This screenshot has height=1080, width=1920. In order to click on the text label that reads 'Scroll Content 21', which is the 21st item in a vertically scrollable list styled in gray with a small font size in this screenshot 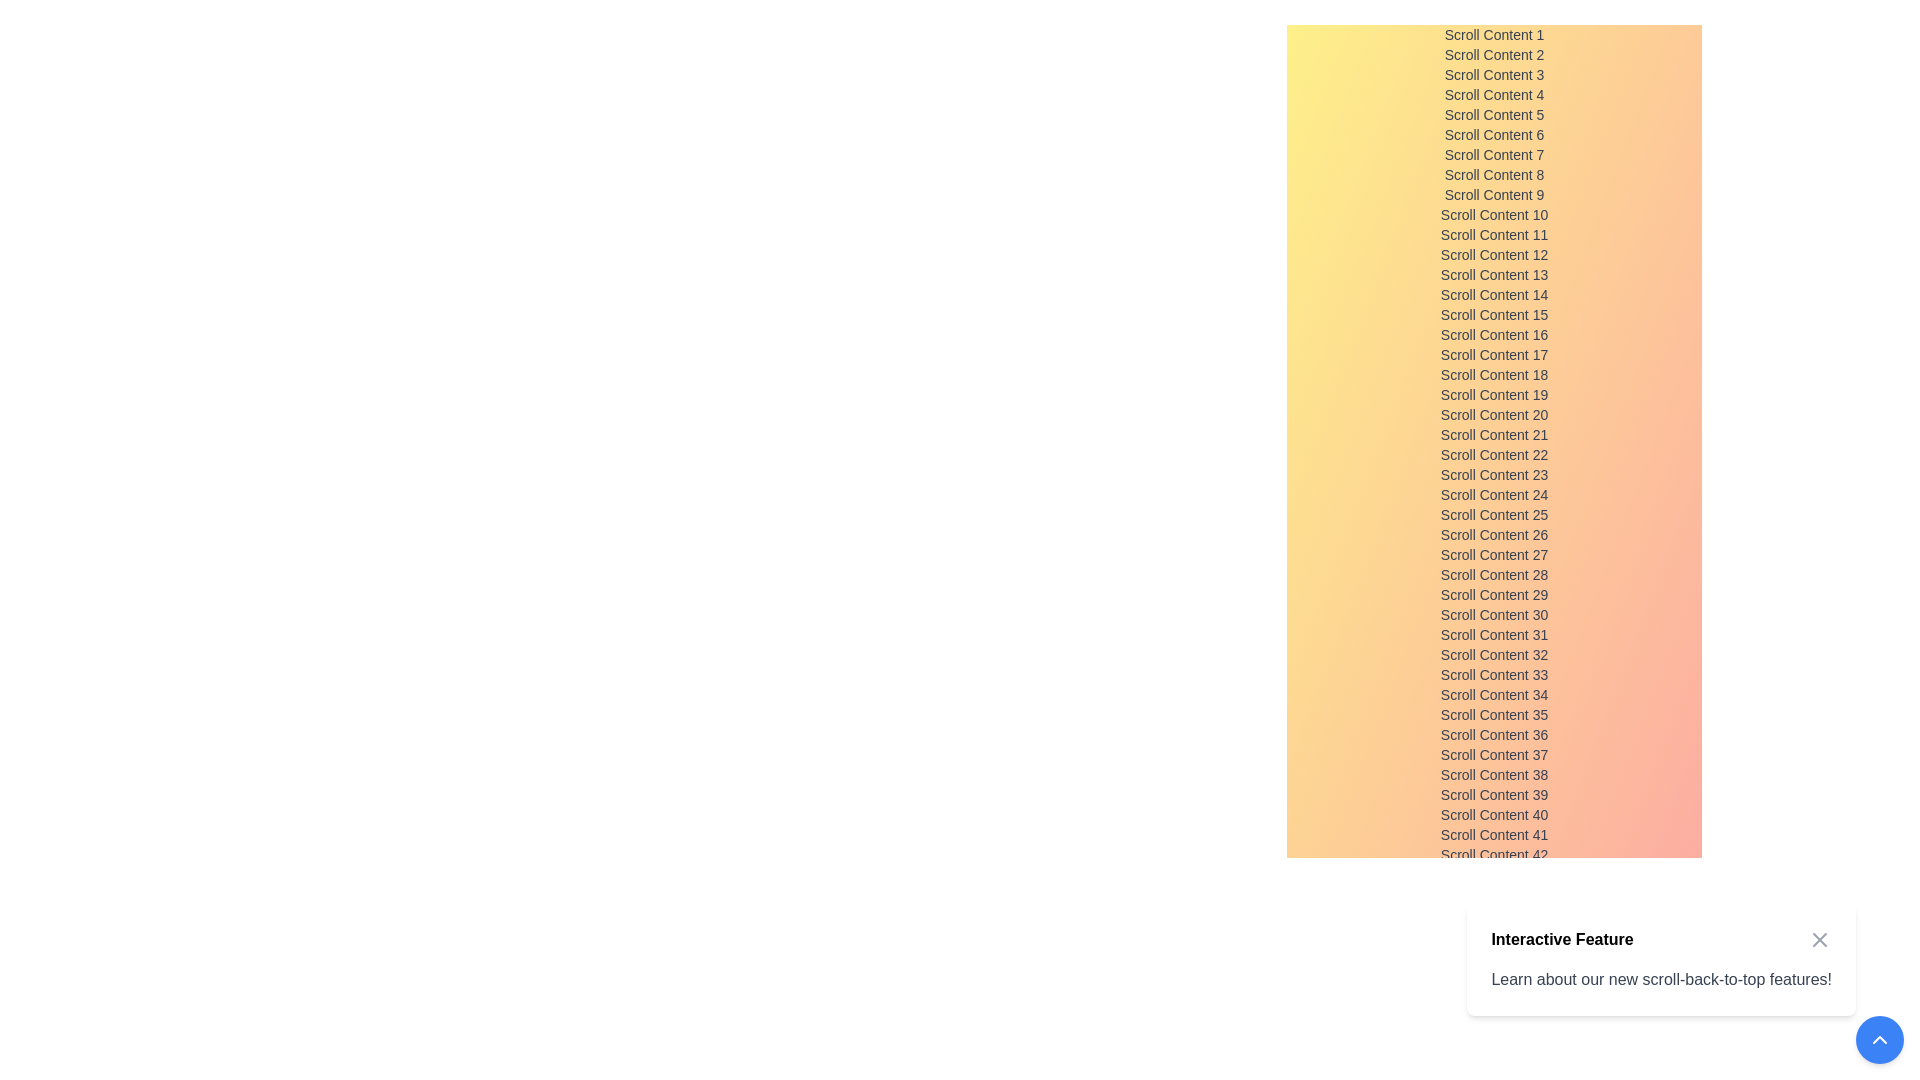, I will do `click(1494, 434)`.